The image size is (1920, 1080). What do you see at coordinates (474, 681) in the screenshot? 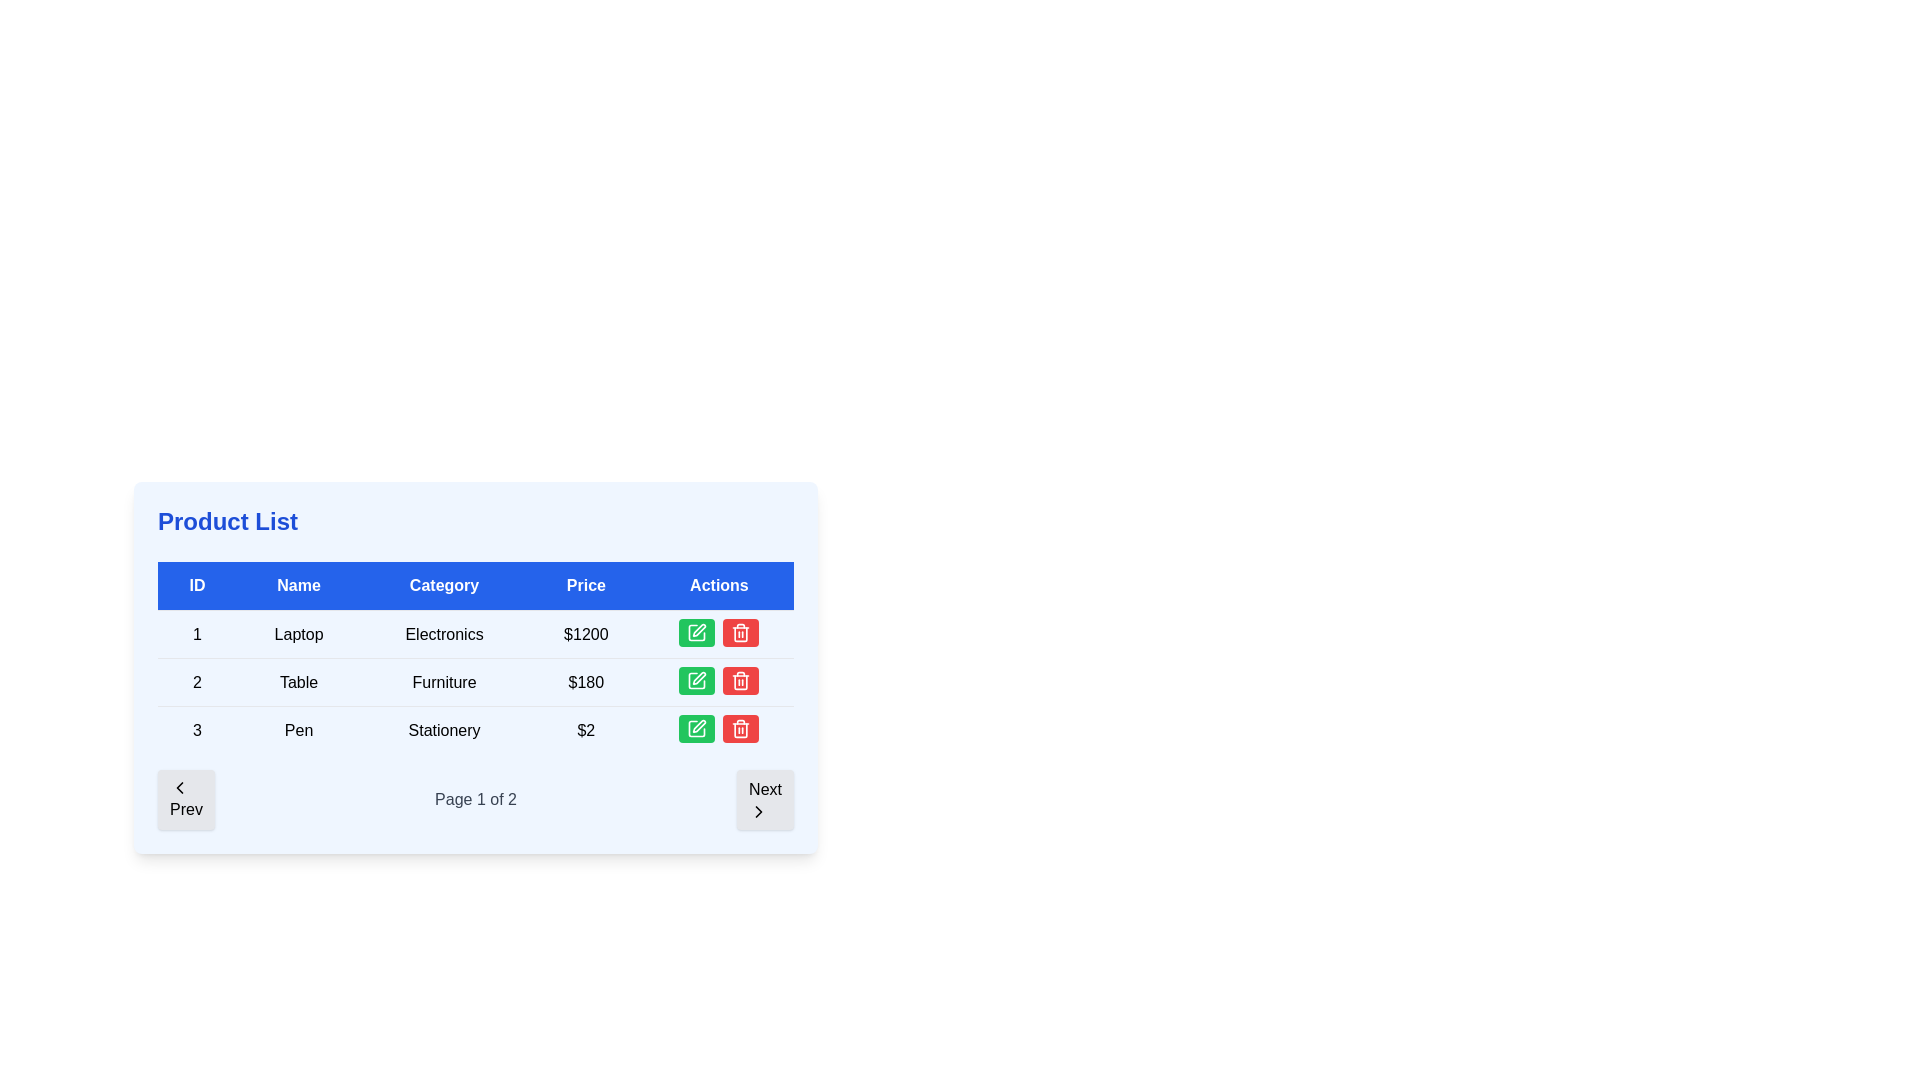
I see `the second row of the table` at bounding box center [474, 681].